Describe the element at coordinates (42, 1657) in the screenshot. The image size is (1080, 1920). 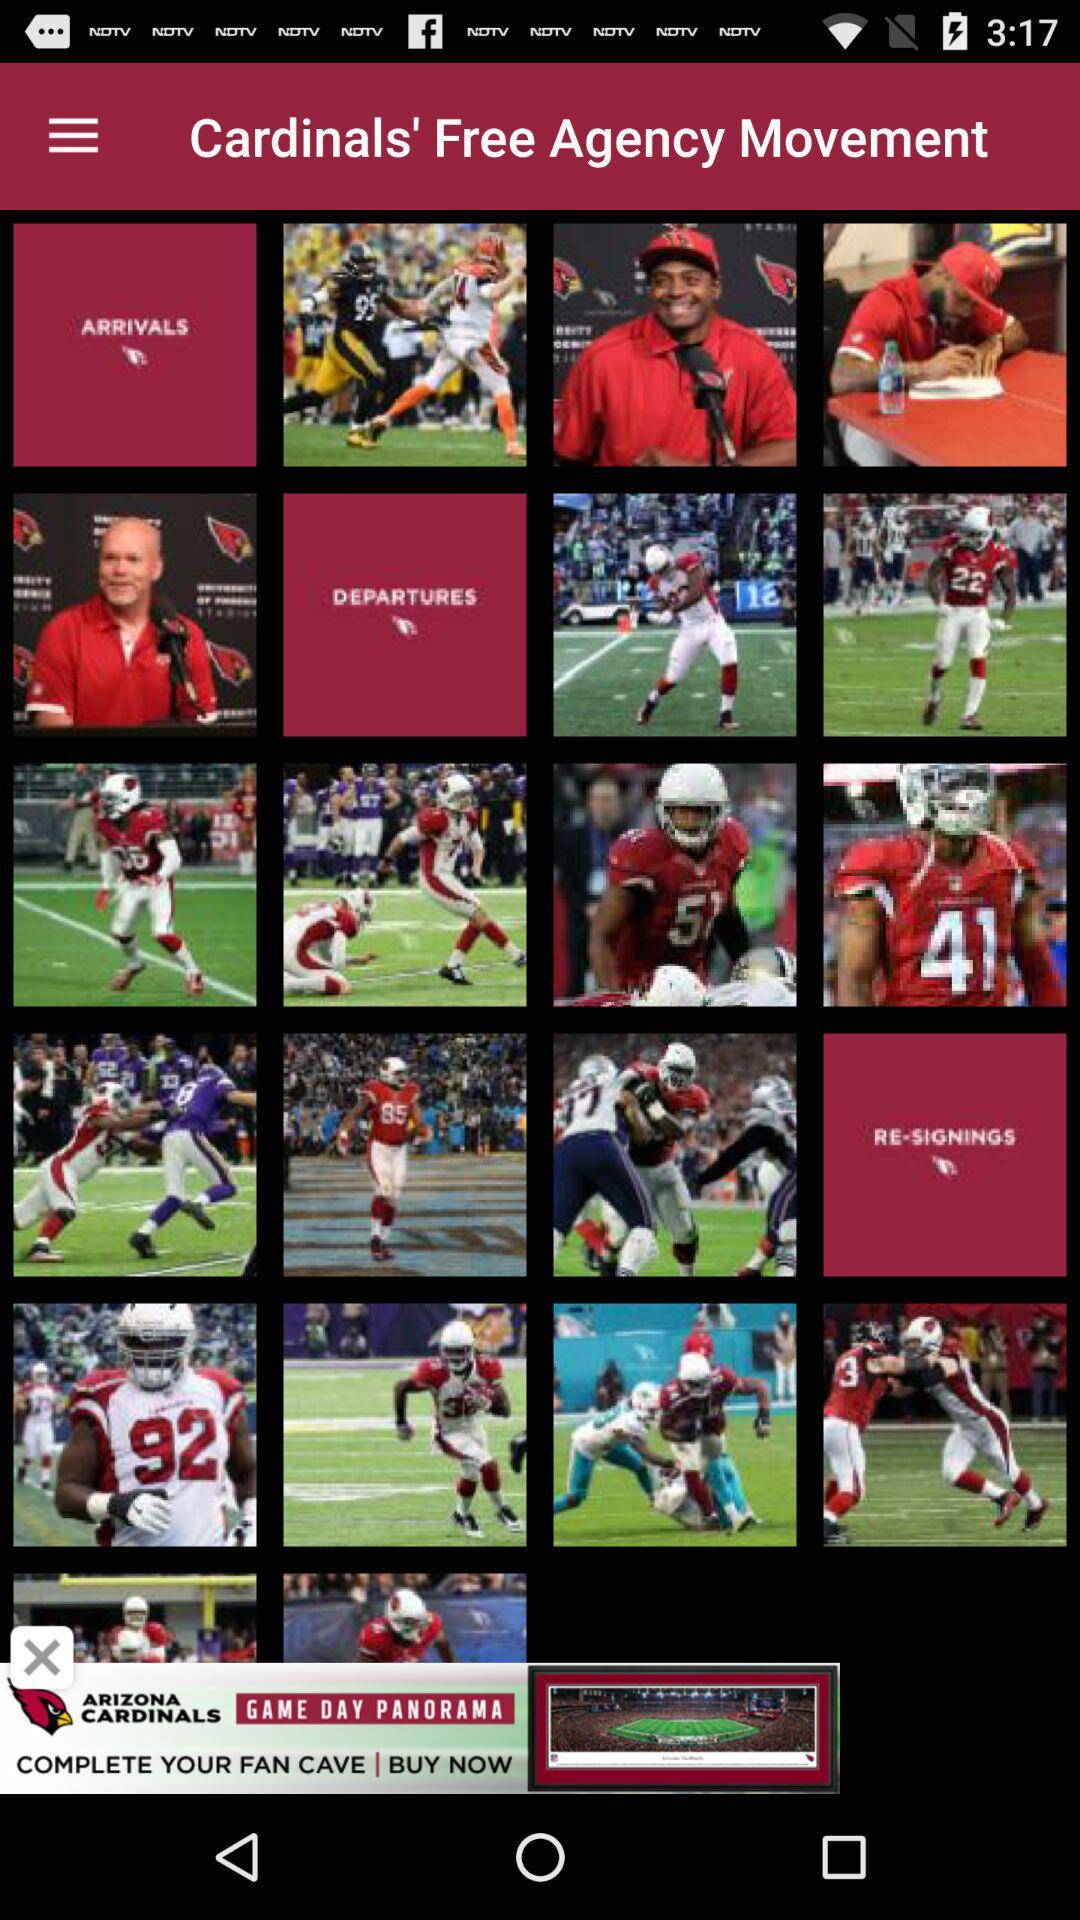
I see `previous` at that location.